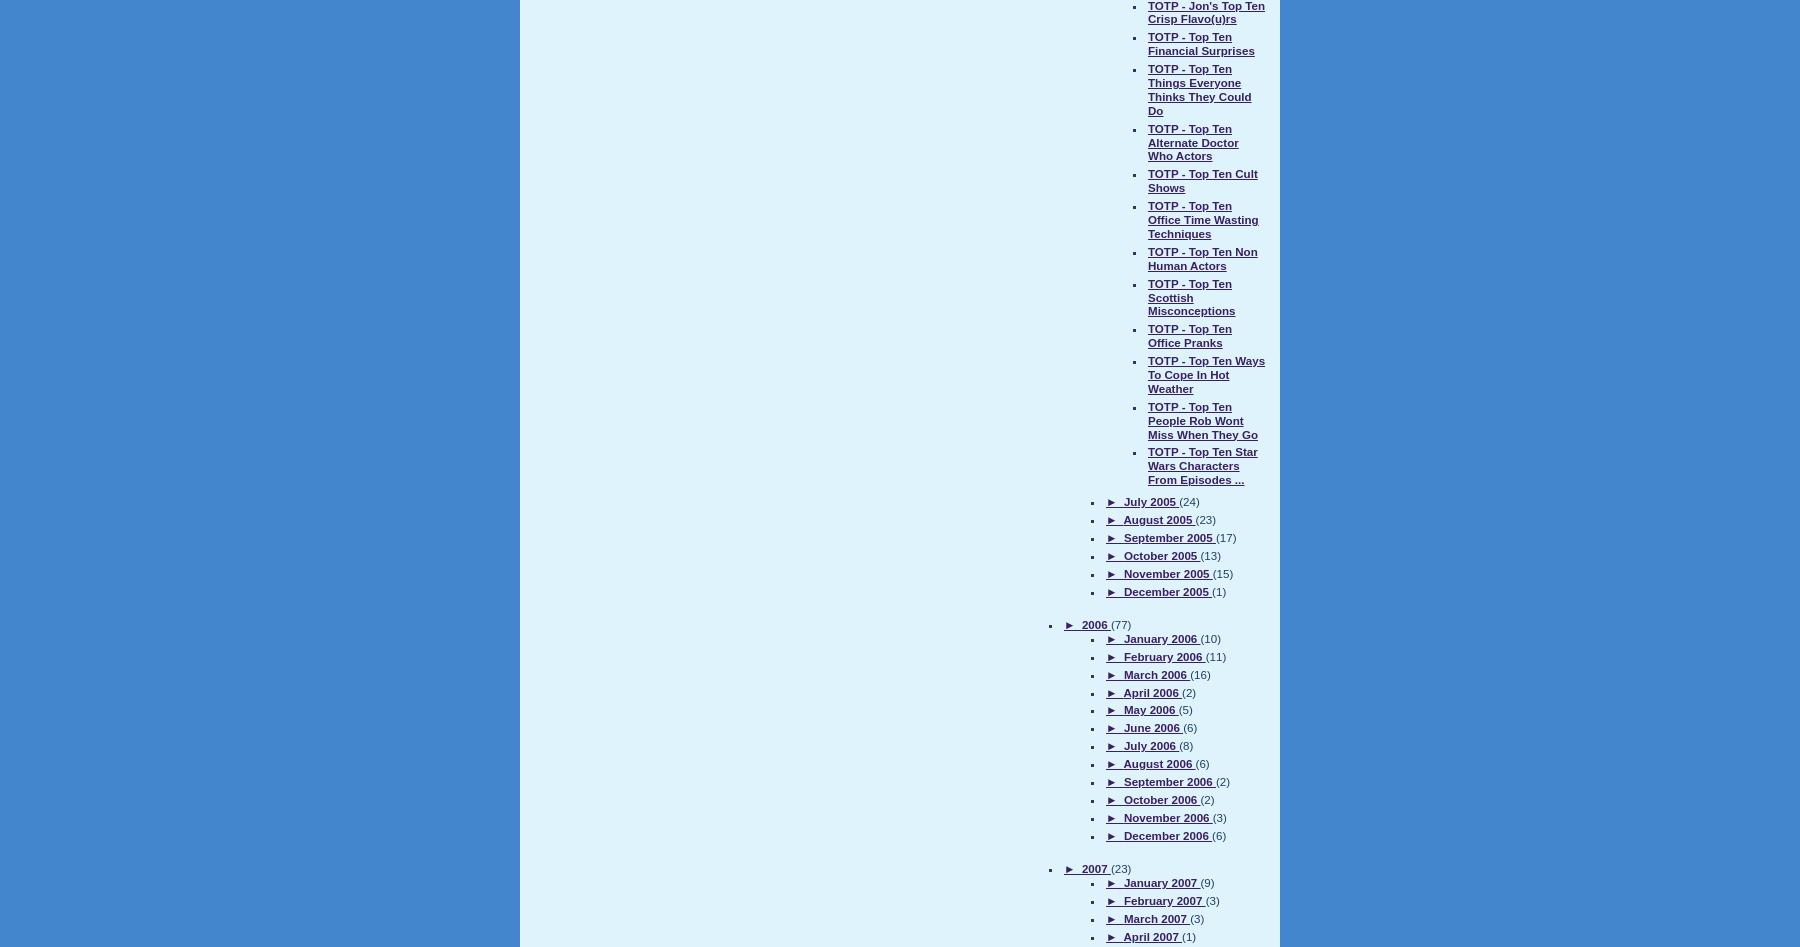 This screenshot has width=1800, height=947. Describe the element at coordinates (1151, 690) in the screenshot. I see `'April 2006'` at that location.